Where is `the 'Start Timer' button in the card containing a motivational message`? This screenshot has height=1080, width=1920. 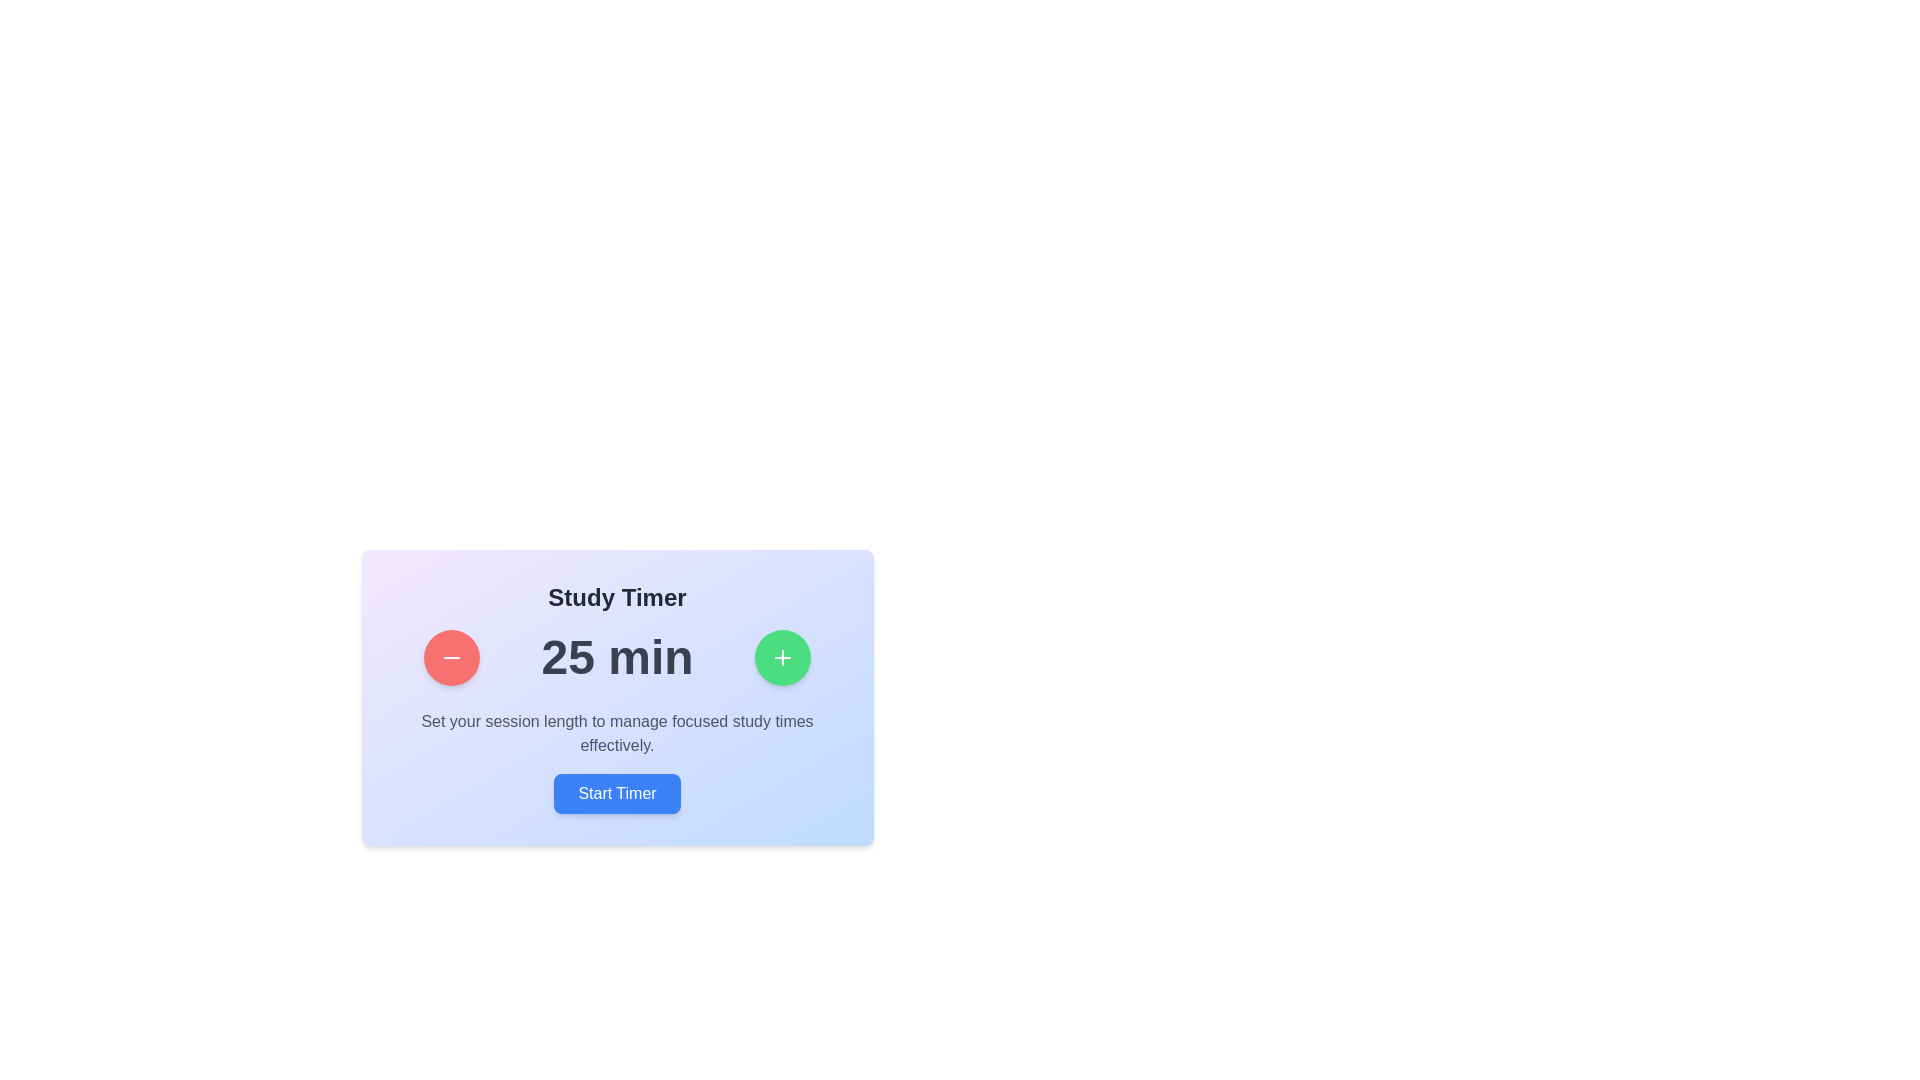
the 'Start Timer' button in the card containing a motivational message is located at coordinates (616, 762).